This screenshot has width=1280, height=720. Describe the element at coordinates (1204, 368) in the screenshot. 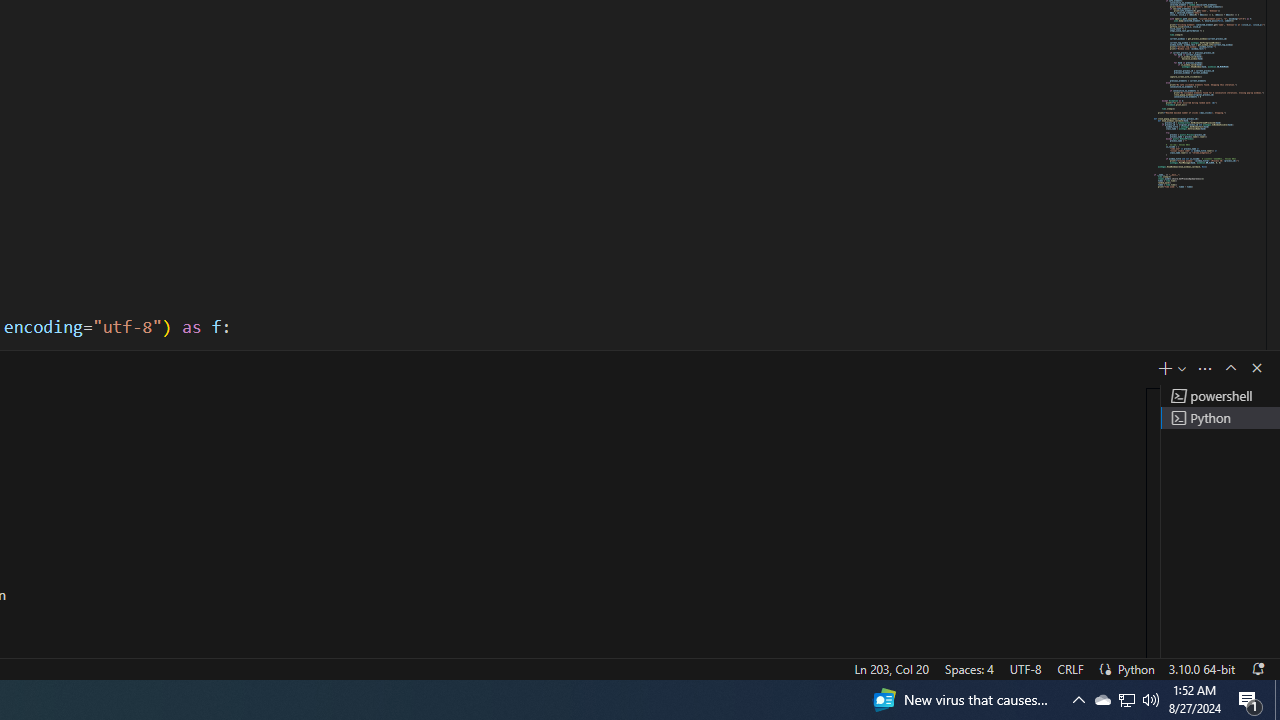

I see `'Views and More Actions...'` at that location.